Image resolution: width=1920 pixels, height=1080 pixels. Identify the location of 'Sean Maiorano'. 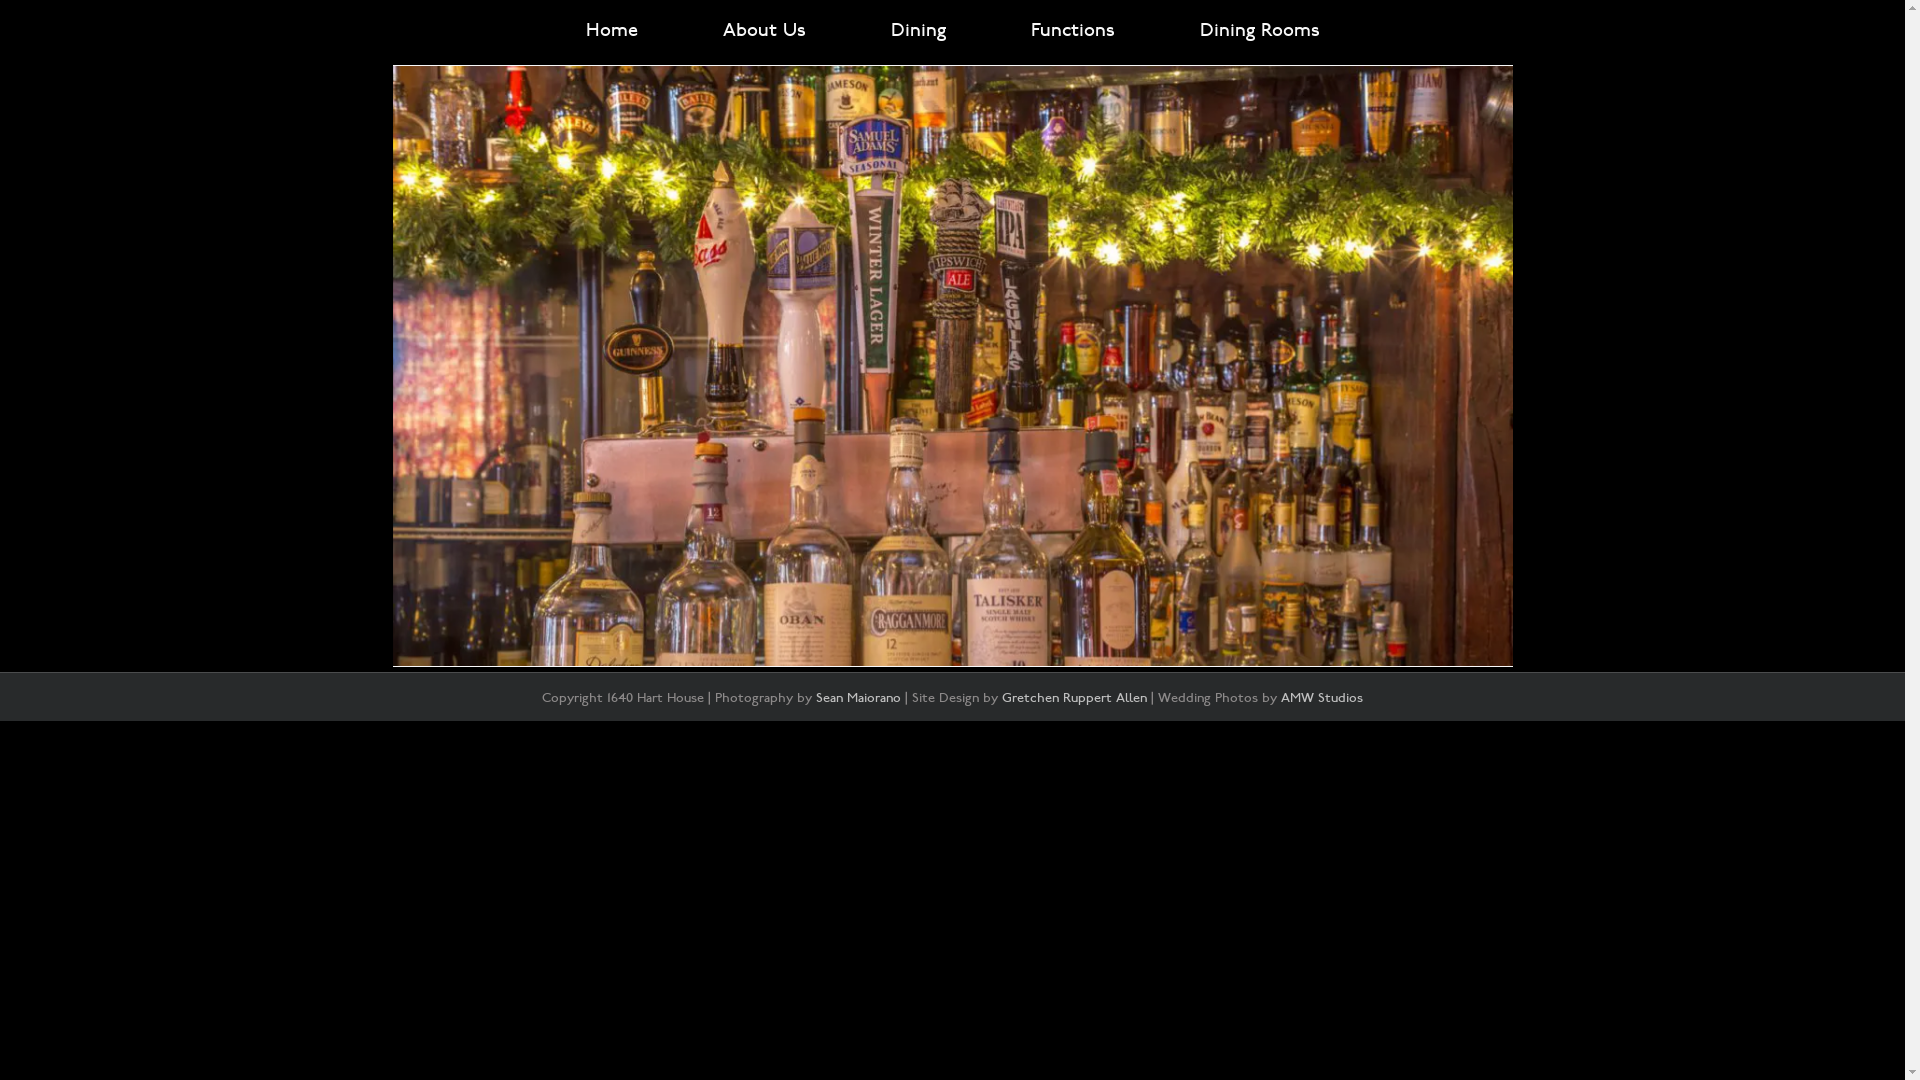
(858, 697).